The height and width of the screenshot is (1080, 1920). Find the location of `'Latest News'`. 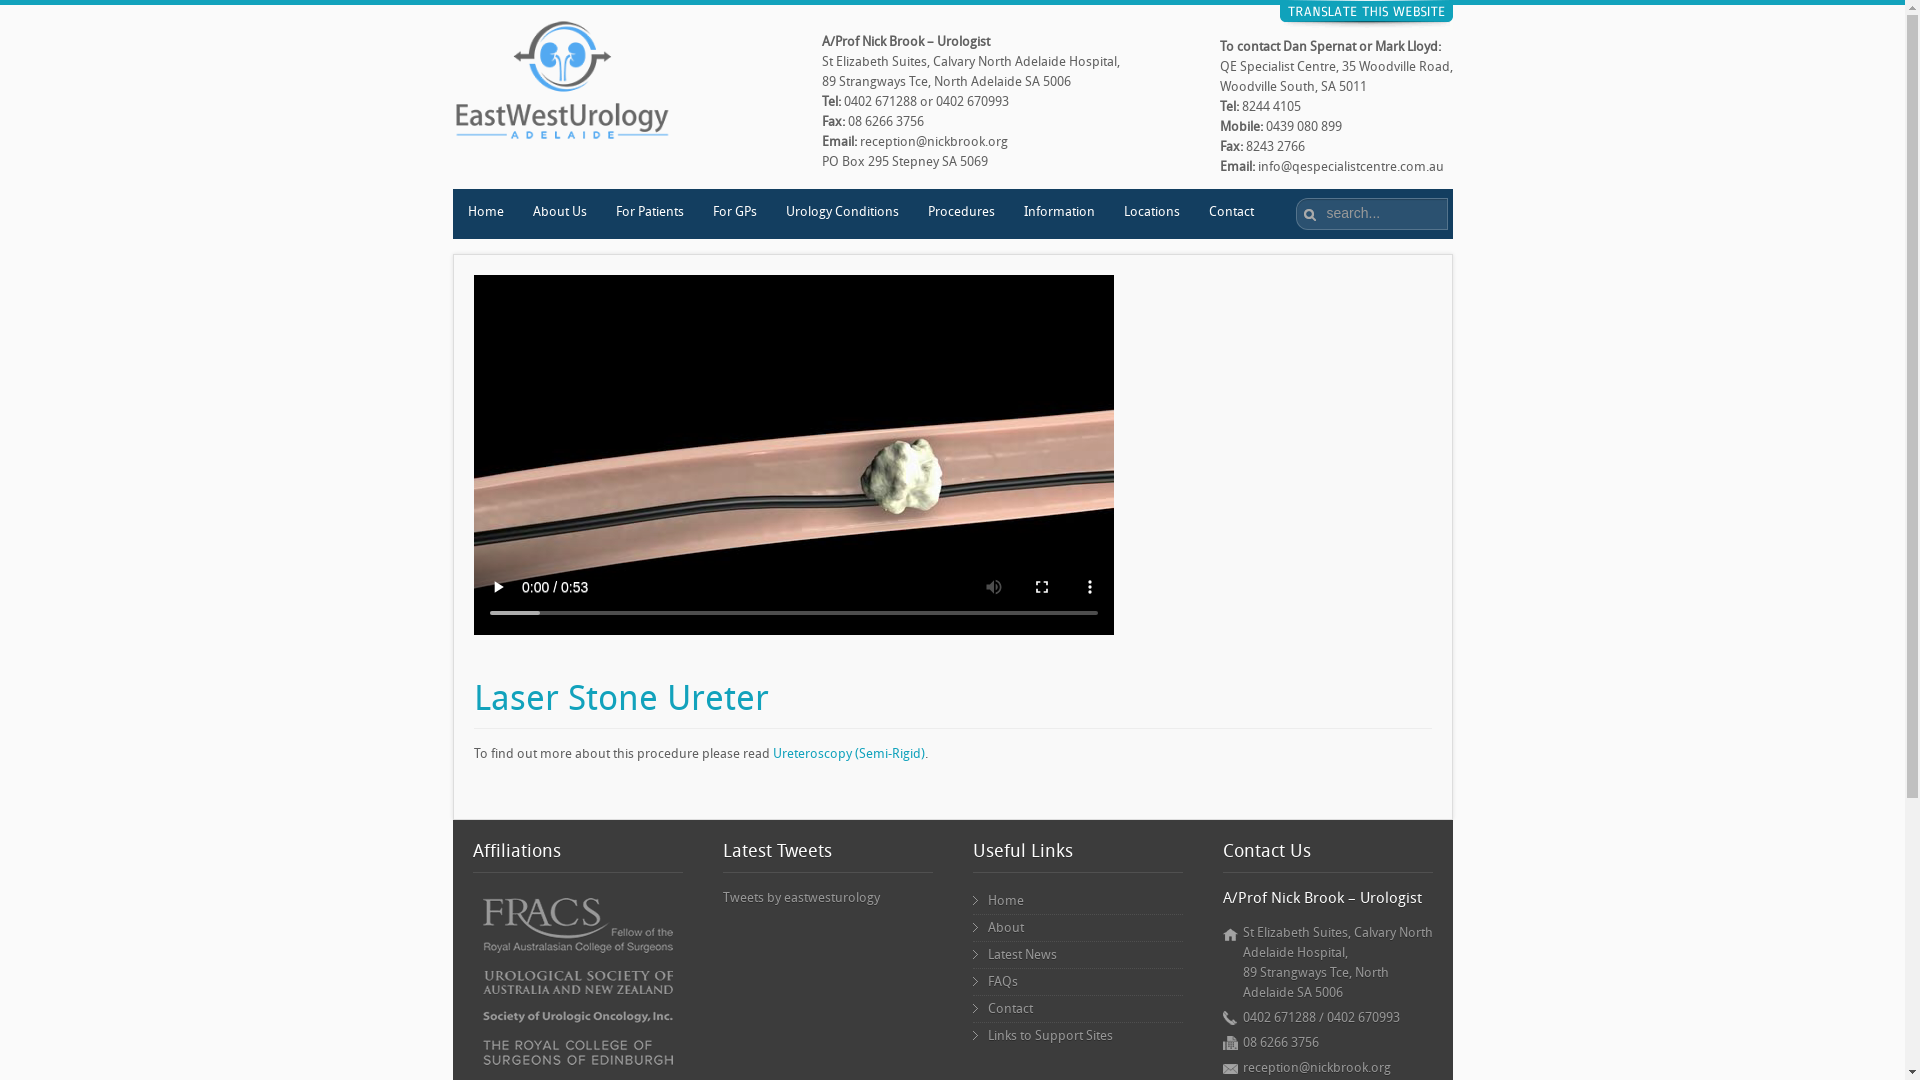

'Latest News' is located at coordinates (1075, 954).